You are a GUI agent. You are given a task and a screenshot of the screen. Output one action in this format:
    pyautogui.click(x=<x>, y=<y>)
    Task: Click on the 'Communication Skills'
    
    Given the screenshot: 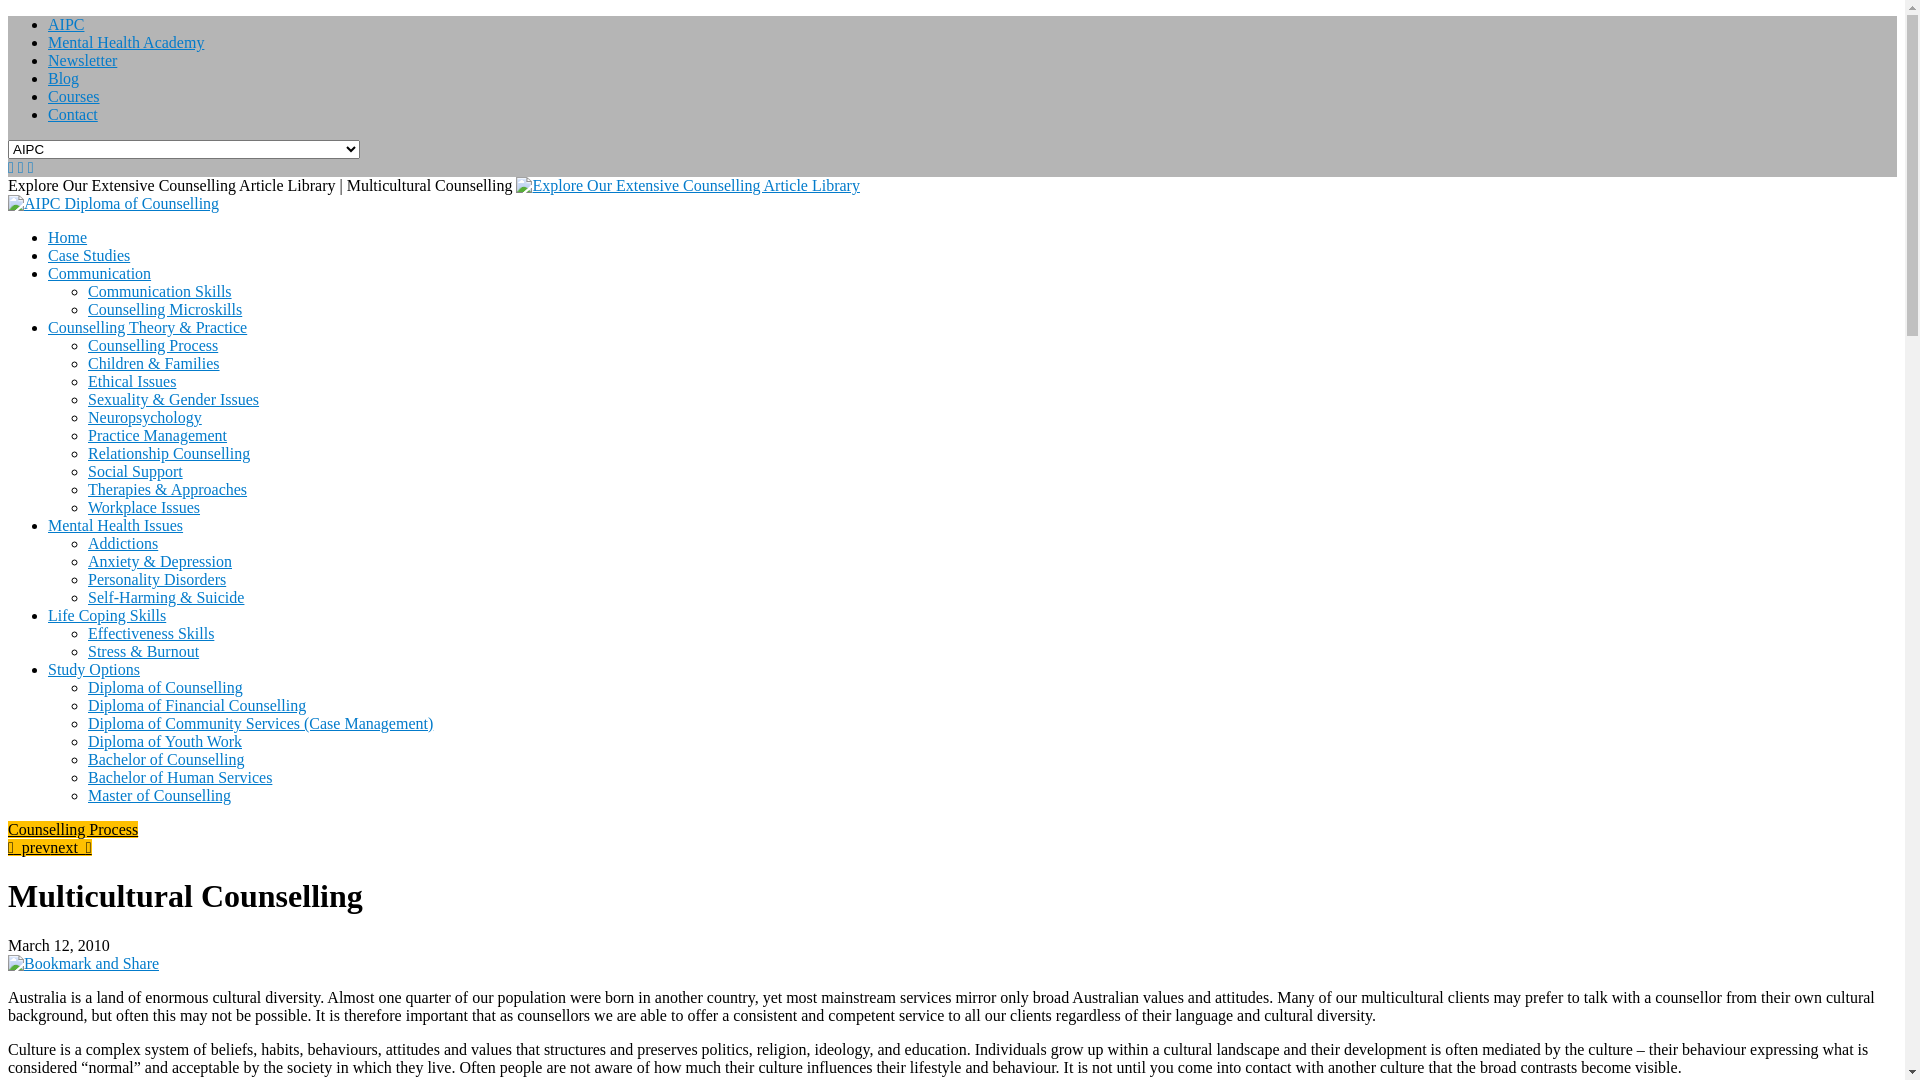 What is the action you would take?
    pyautogui.click(x=86, y=291)
    